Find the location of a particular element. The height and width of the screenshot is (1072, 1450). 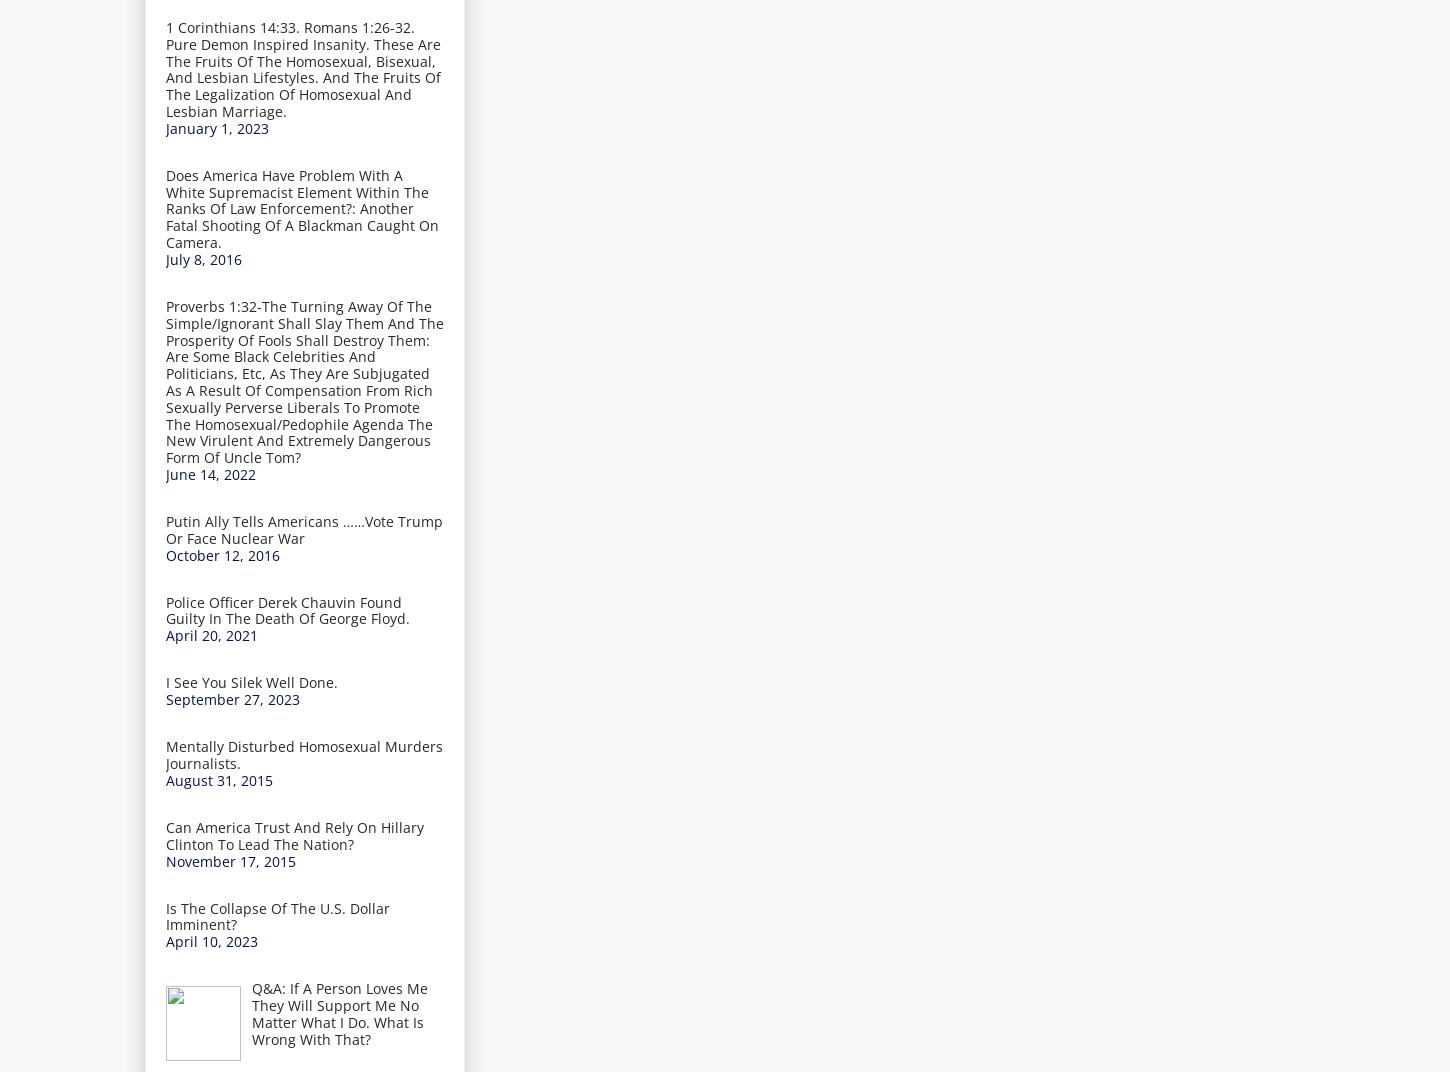

'Mentally Disturbed Homosexual Murders Journalists.' is located at coordinates (304, 755).